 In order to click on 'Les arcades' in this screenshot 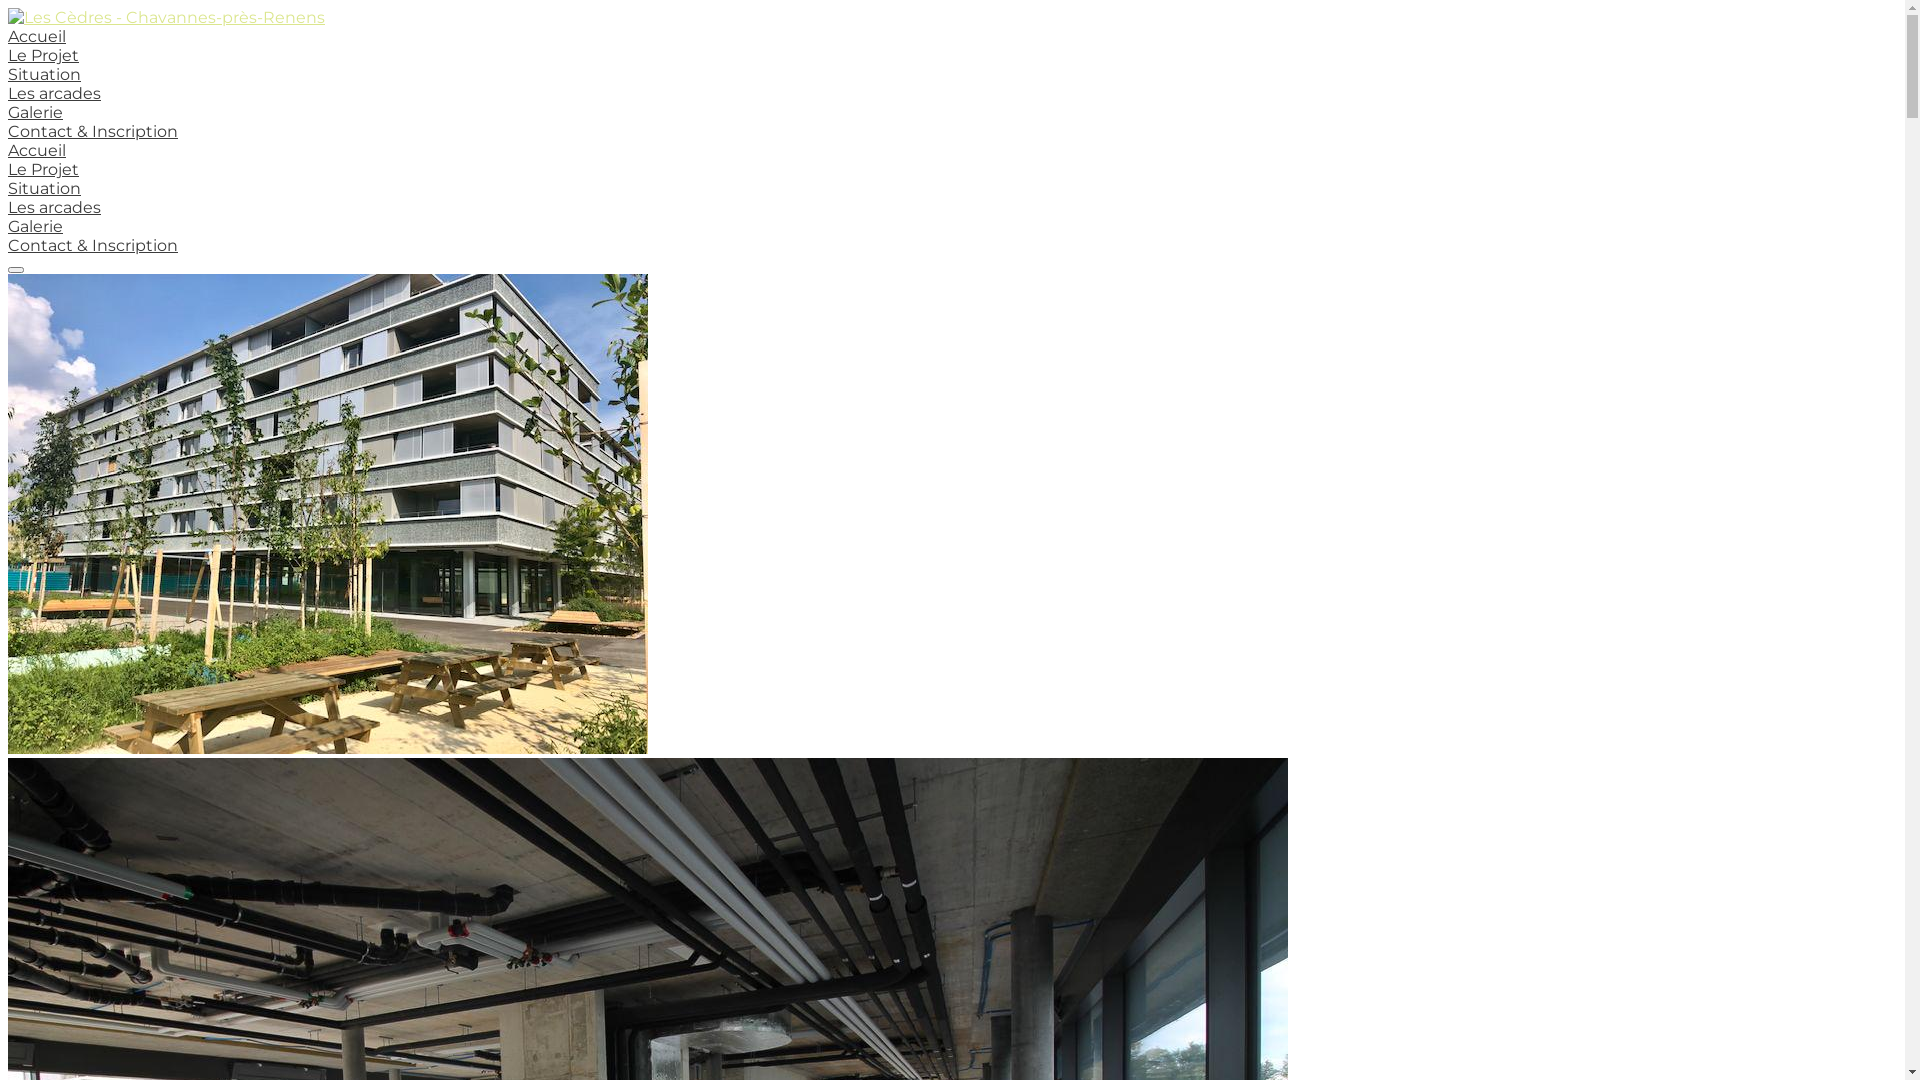, I will do `click(8, 93)`.